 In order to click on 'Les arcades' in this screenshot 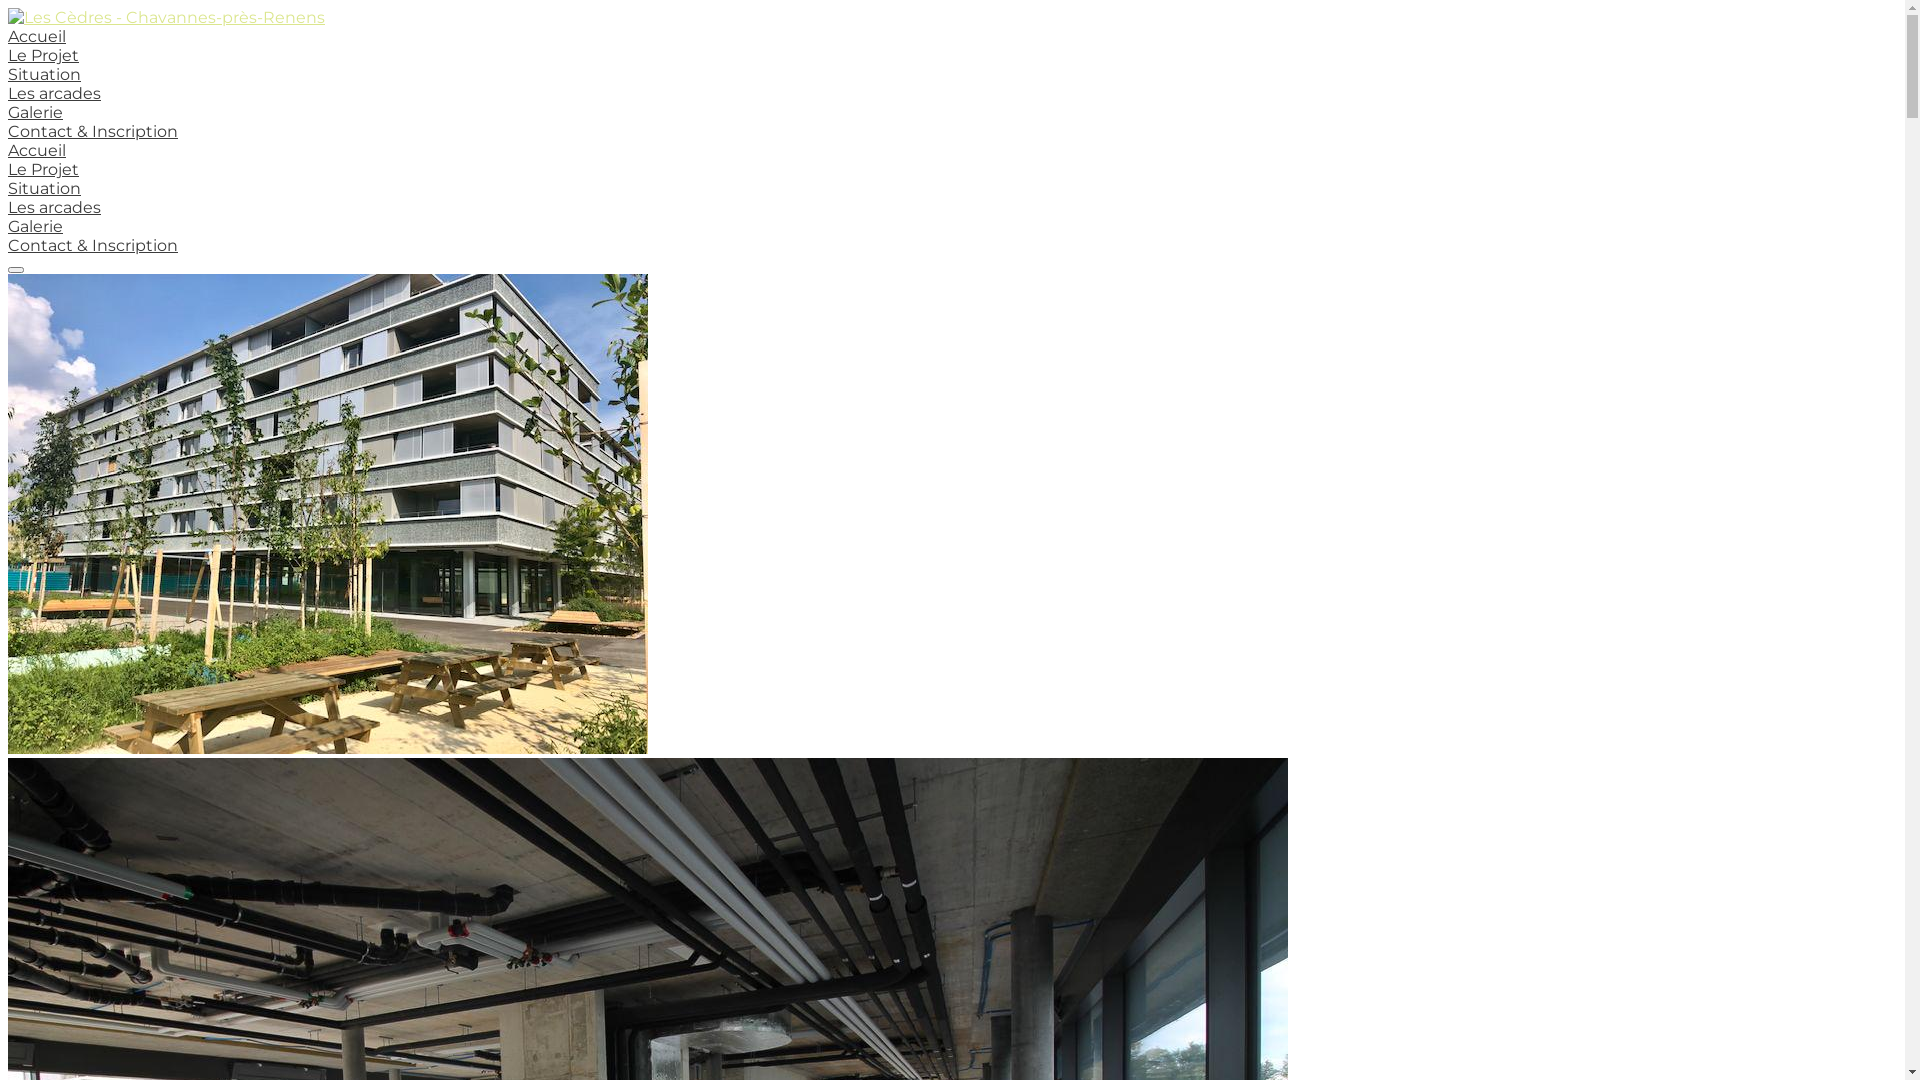, I will do `click(8, 93)`.